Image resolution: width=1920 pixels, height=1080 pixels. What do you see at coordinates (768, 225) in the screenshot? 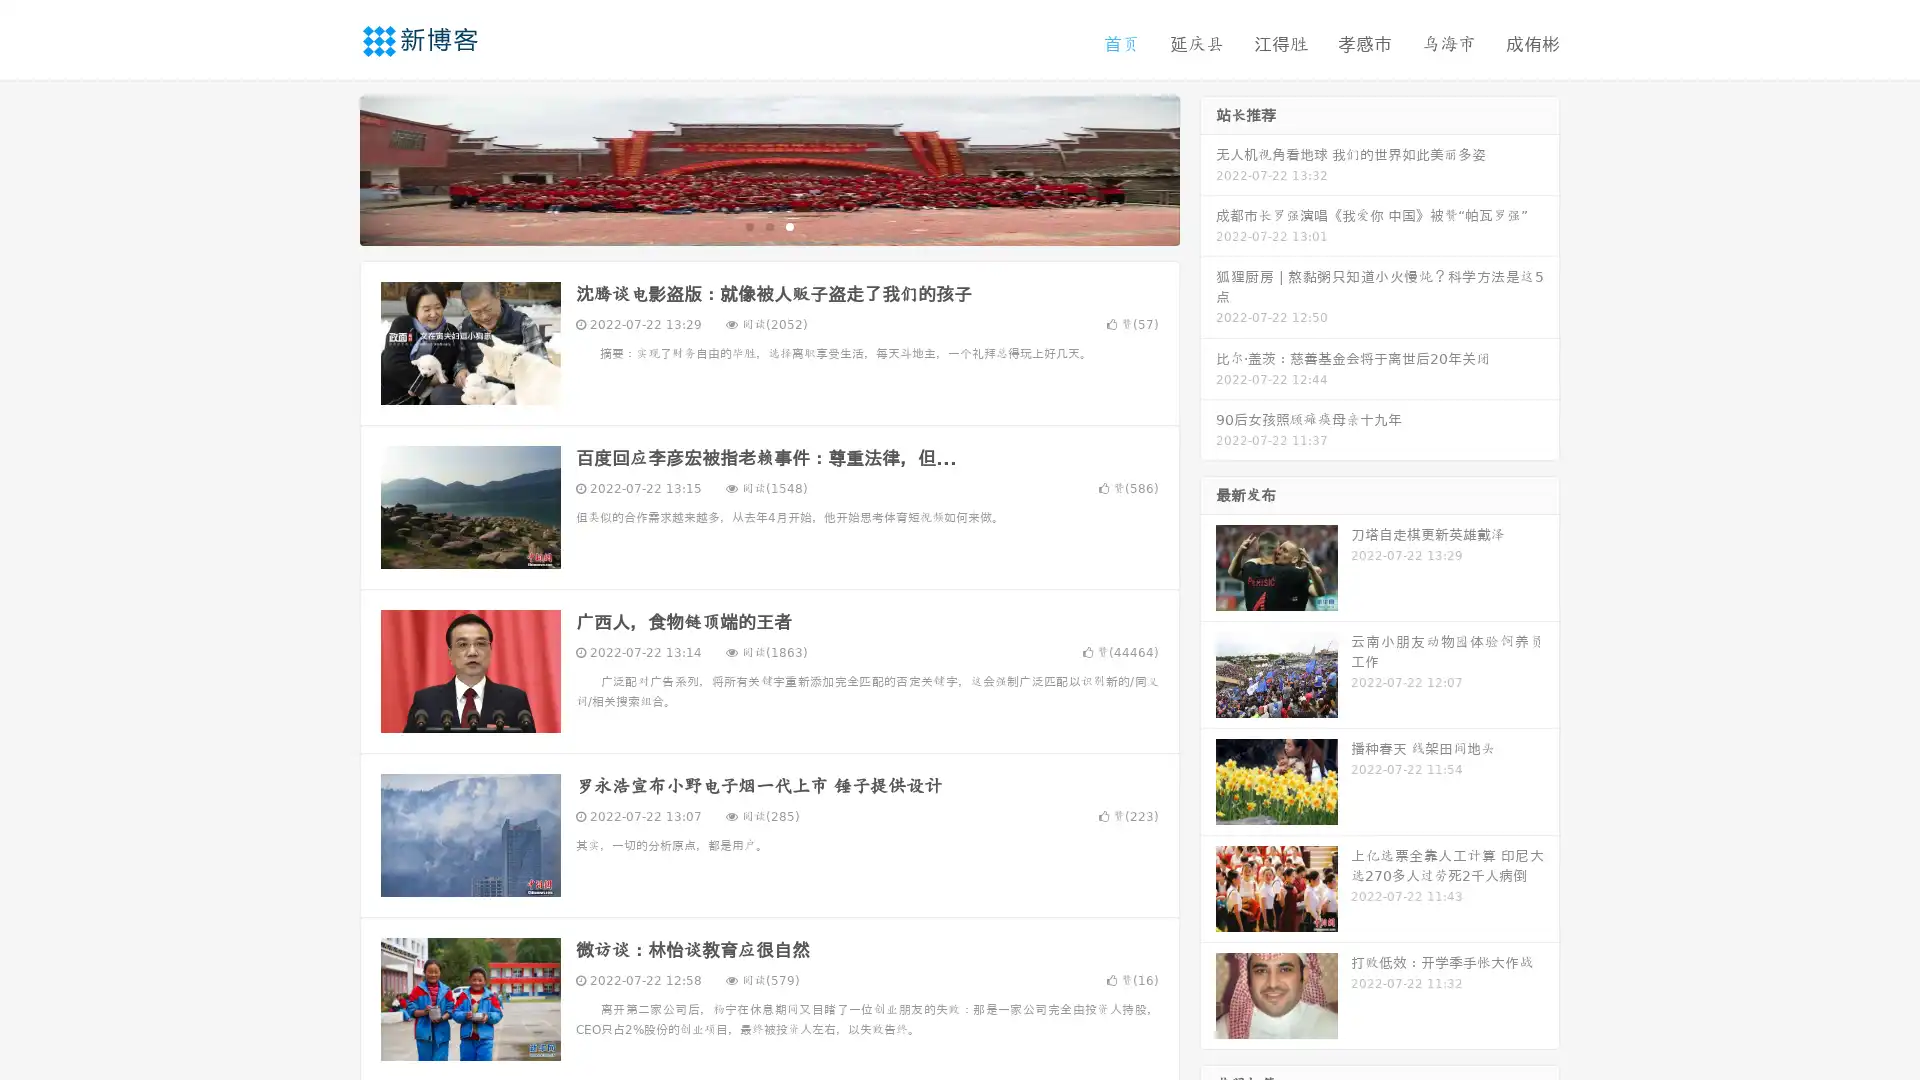
I see `Go to slide 2` at bounding box center [768, 225].